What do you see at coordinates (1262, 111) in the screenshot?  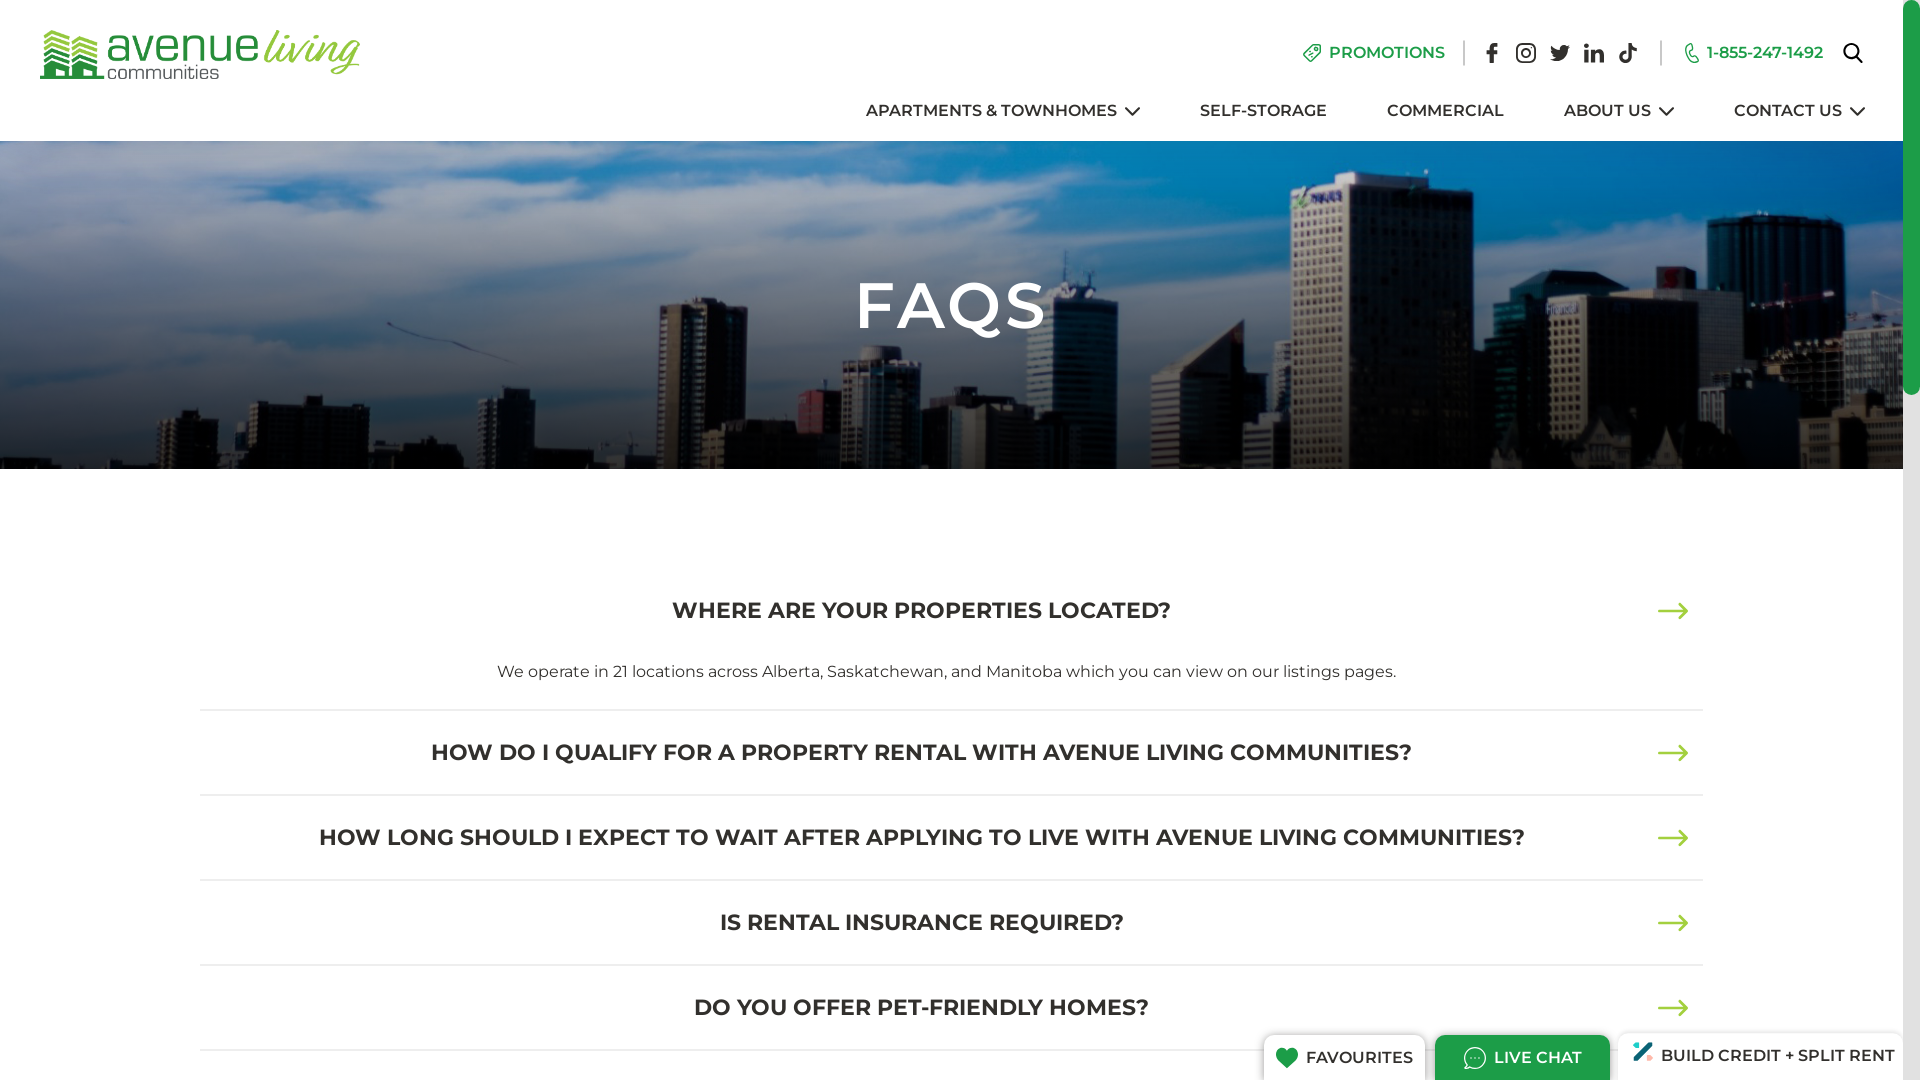 I see `'SELF-STORAGE'` at bounding box center [1262, 111].